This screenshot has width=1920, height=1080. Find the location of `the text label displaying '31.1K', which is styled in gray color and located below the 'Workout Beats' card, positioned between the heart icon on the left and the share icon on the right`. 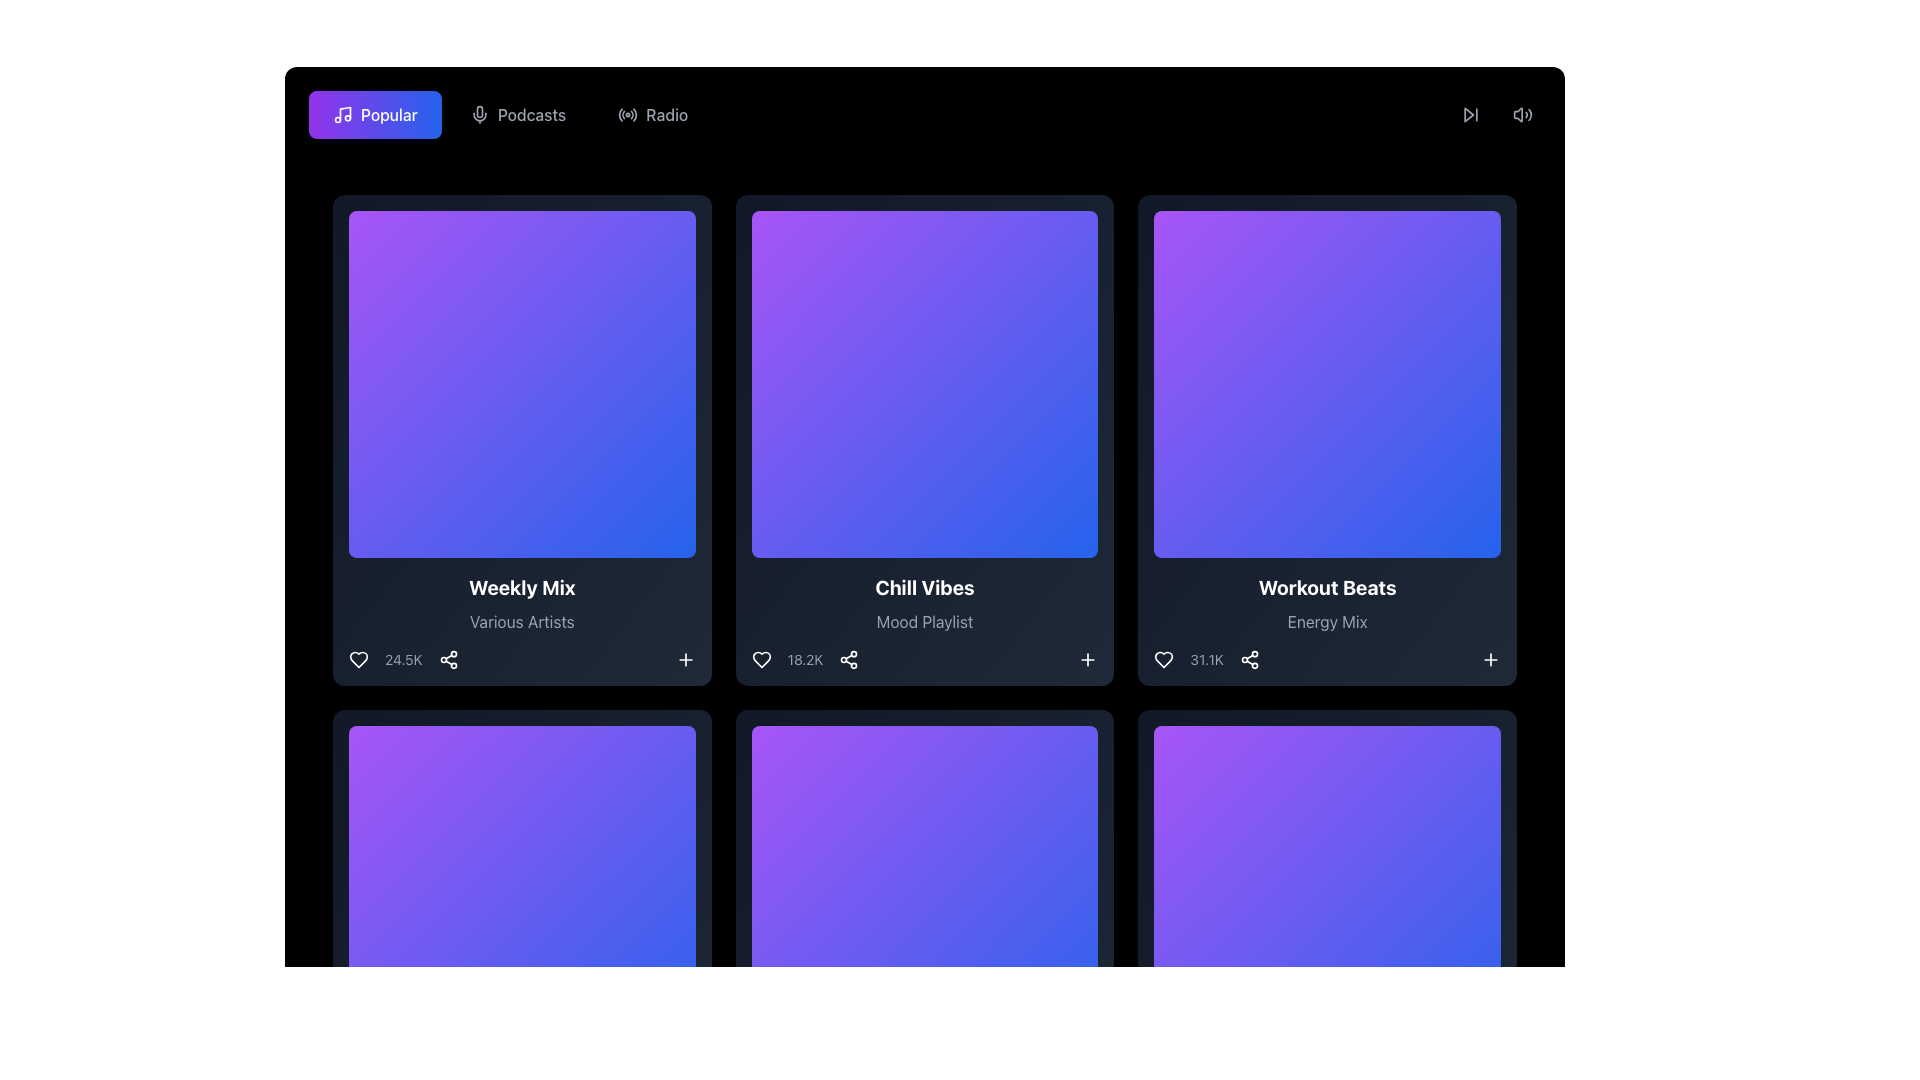

the text label displaying '31.1K', which is styled in gray color and located below the 'Workout Beats' card, positioned between the heart icon on the left and the share icon on the right is located at coordinates (1206, 659).